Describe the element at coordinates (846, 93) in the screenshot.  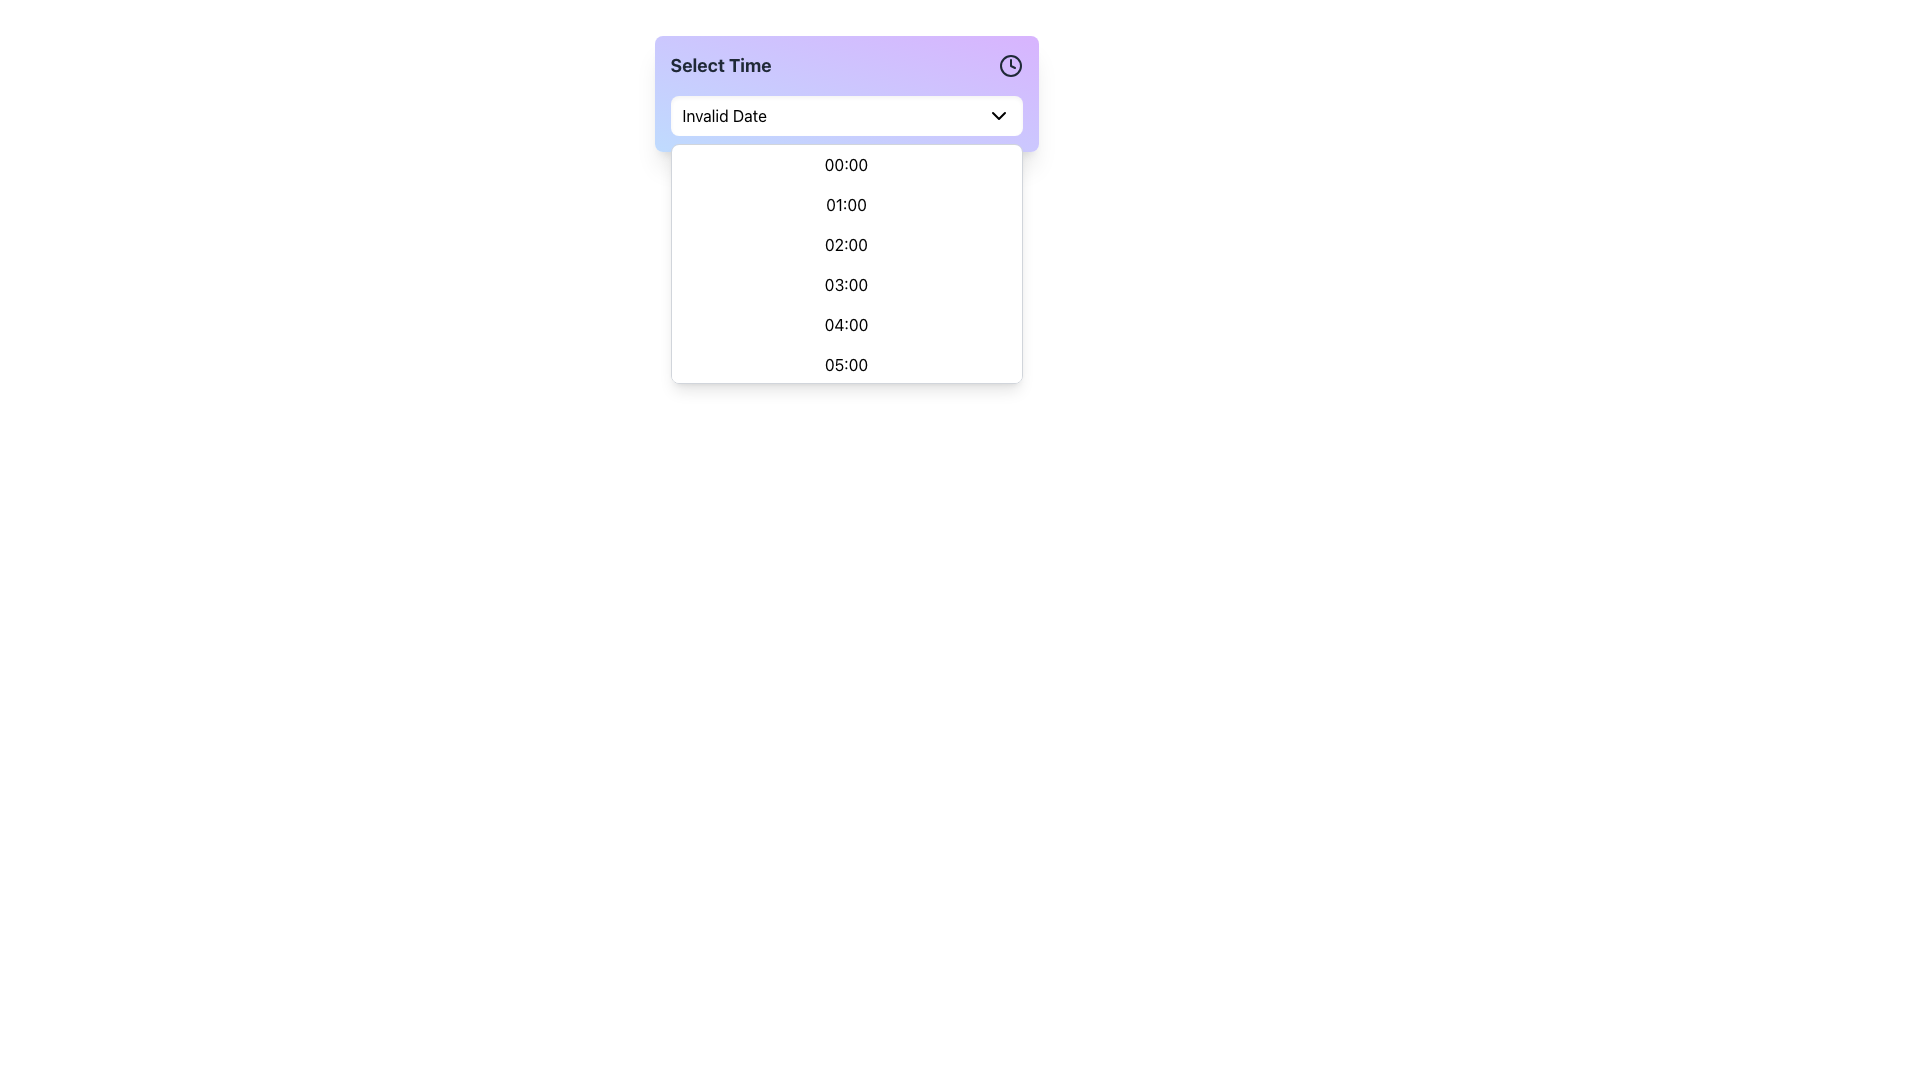
I see `the dropdown menu titled 'Invalid Date' located centrally below the label 'Select Time' within the gradient background card module` at that location.